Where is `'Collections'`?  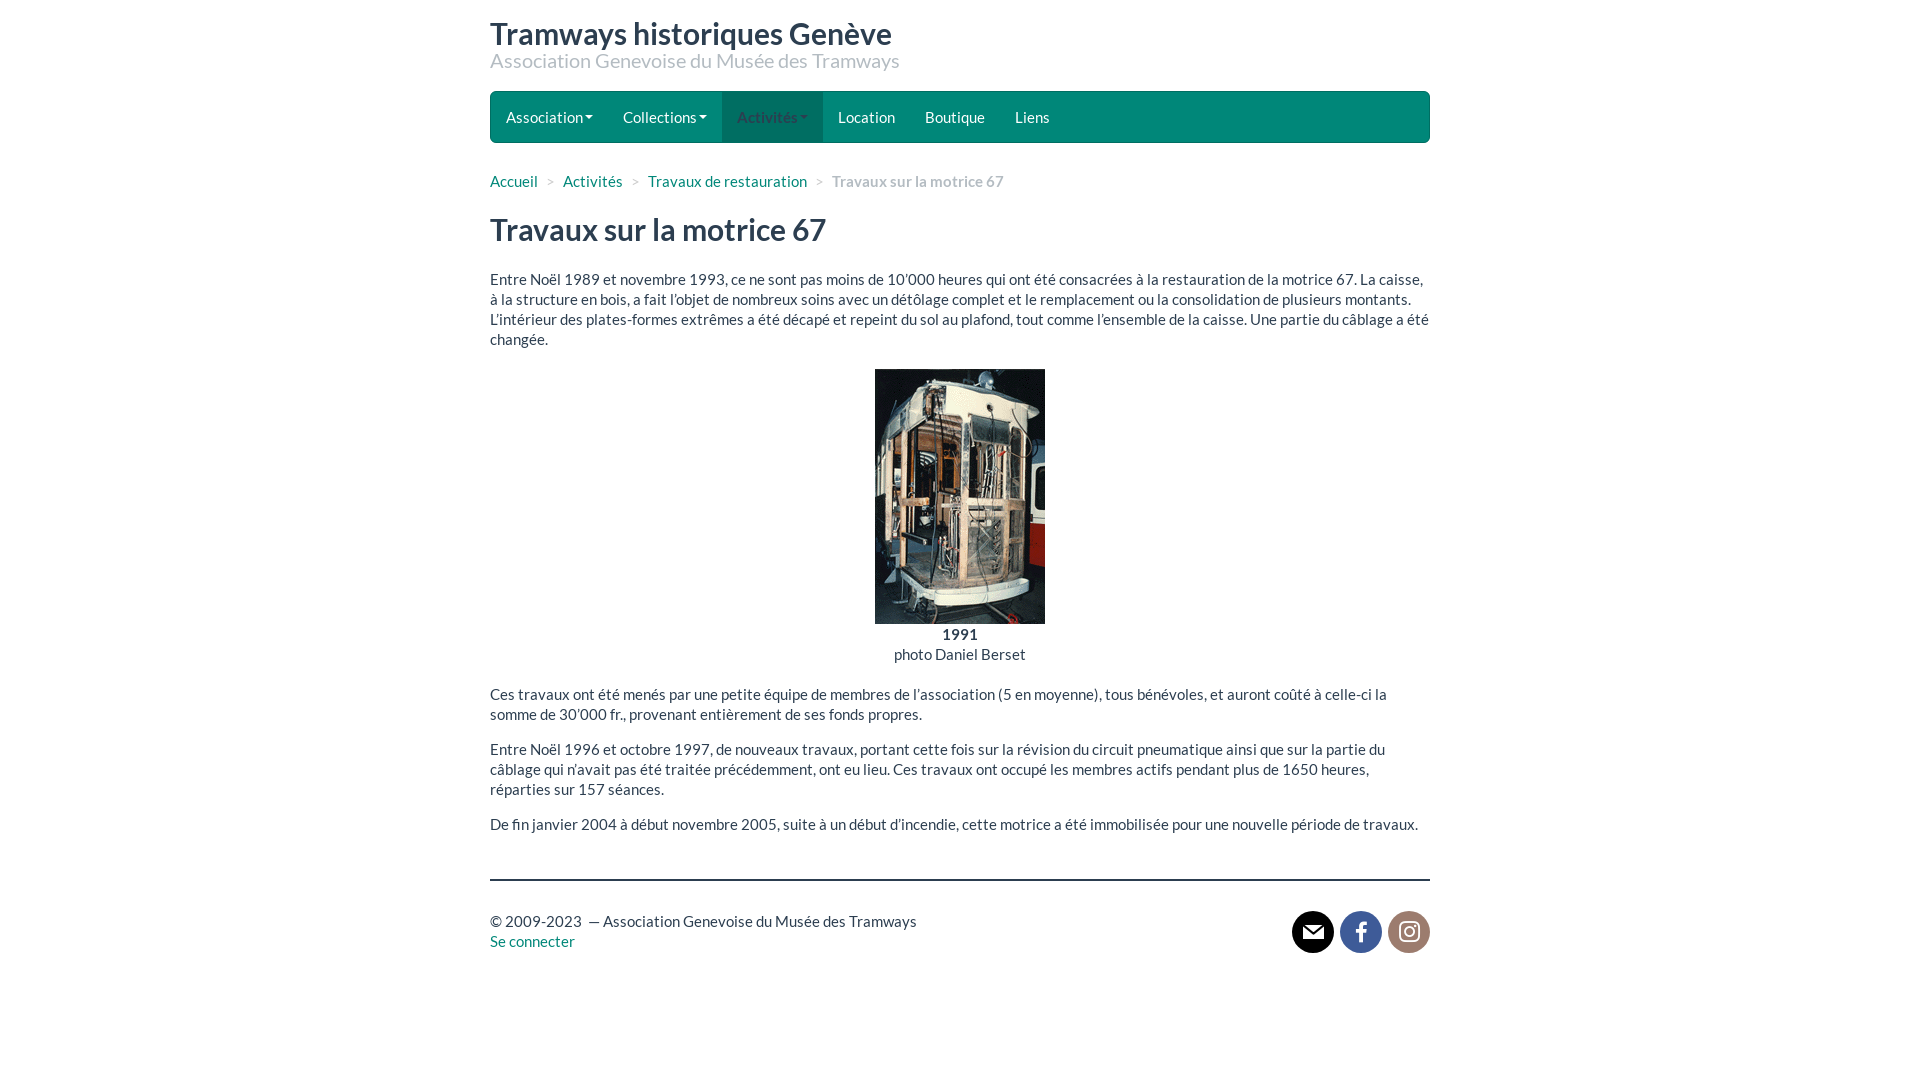 'Collections' is located at coordinates (665, 116).